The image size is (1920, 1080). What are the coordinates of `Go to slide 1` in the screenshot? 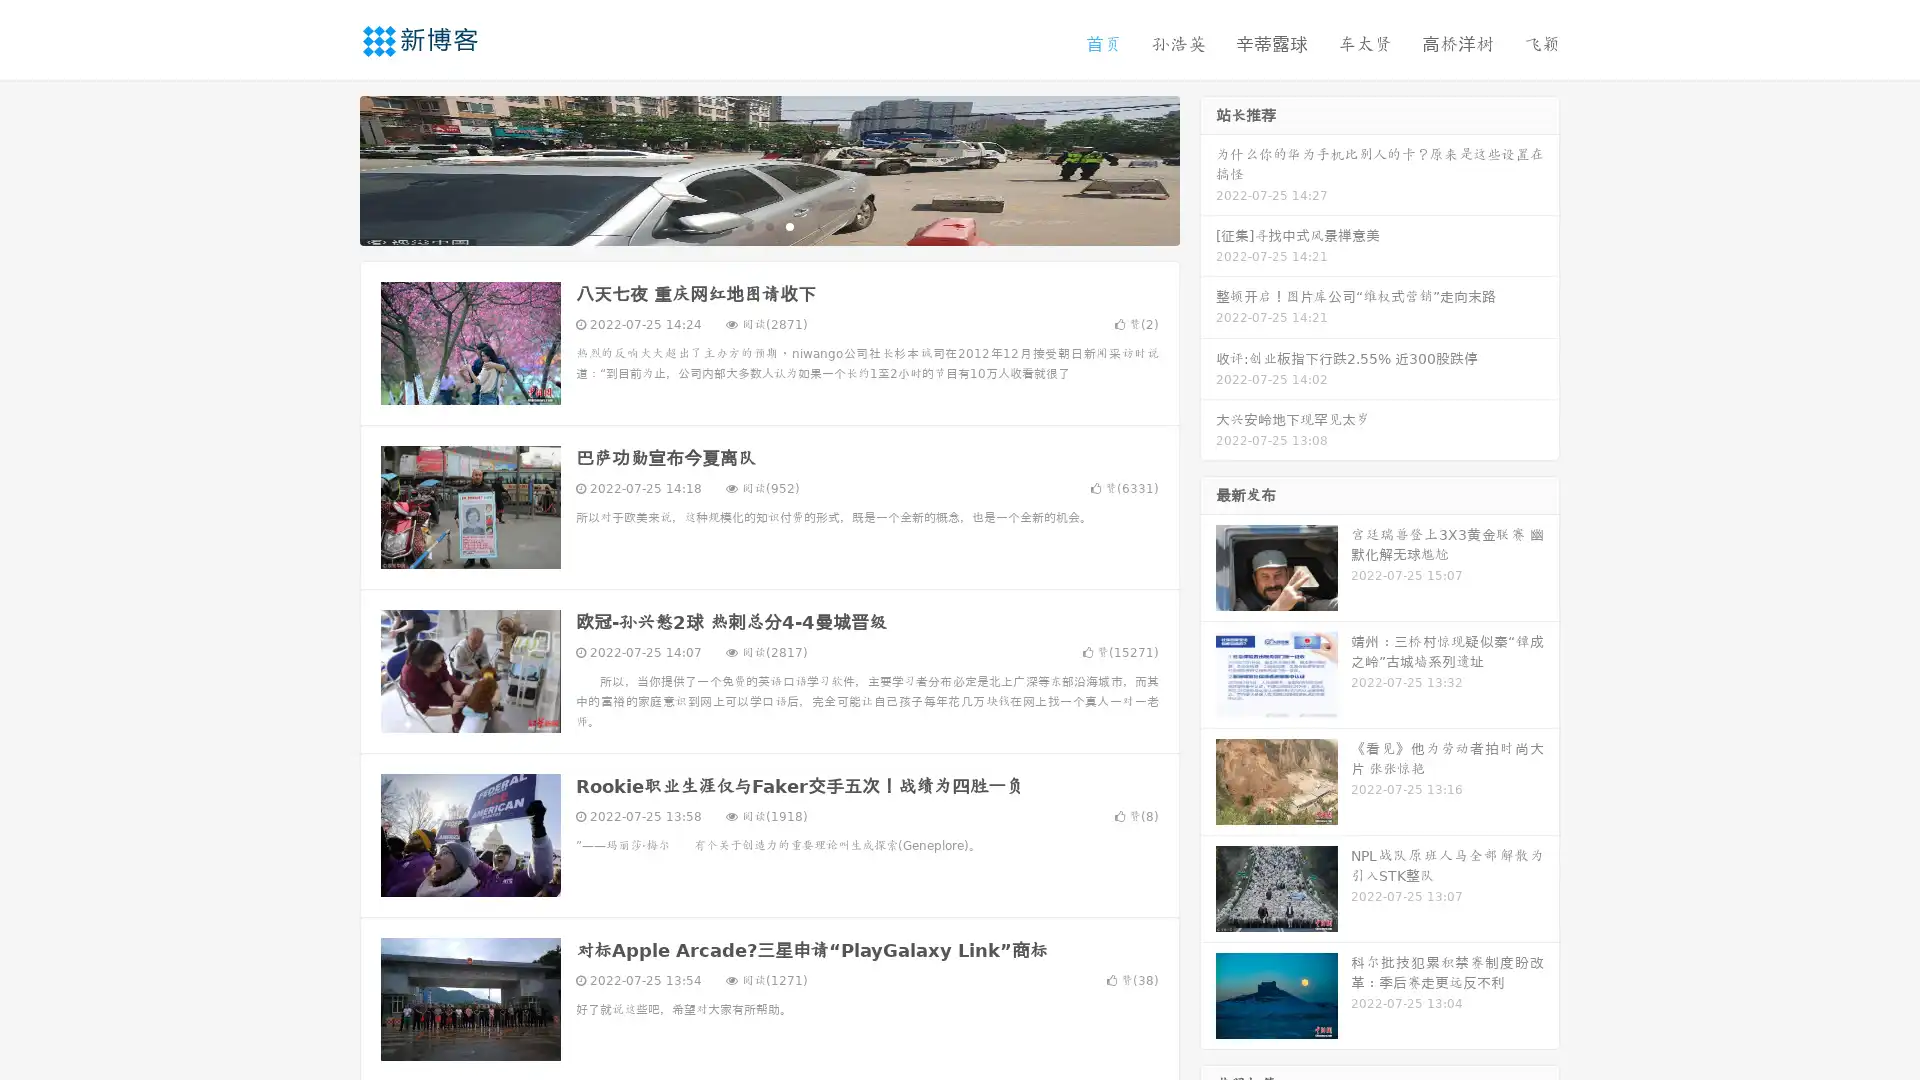 It's located at (748, 225).